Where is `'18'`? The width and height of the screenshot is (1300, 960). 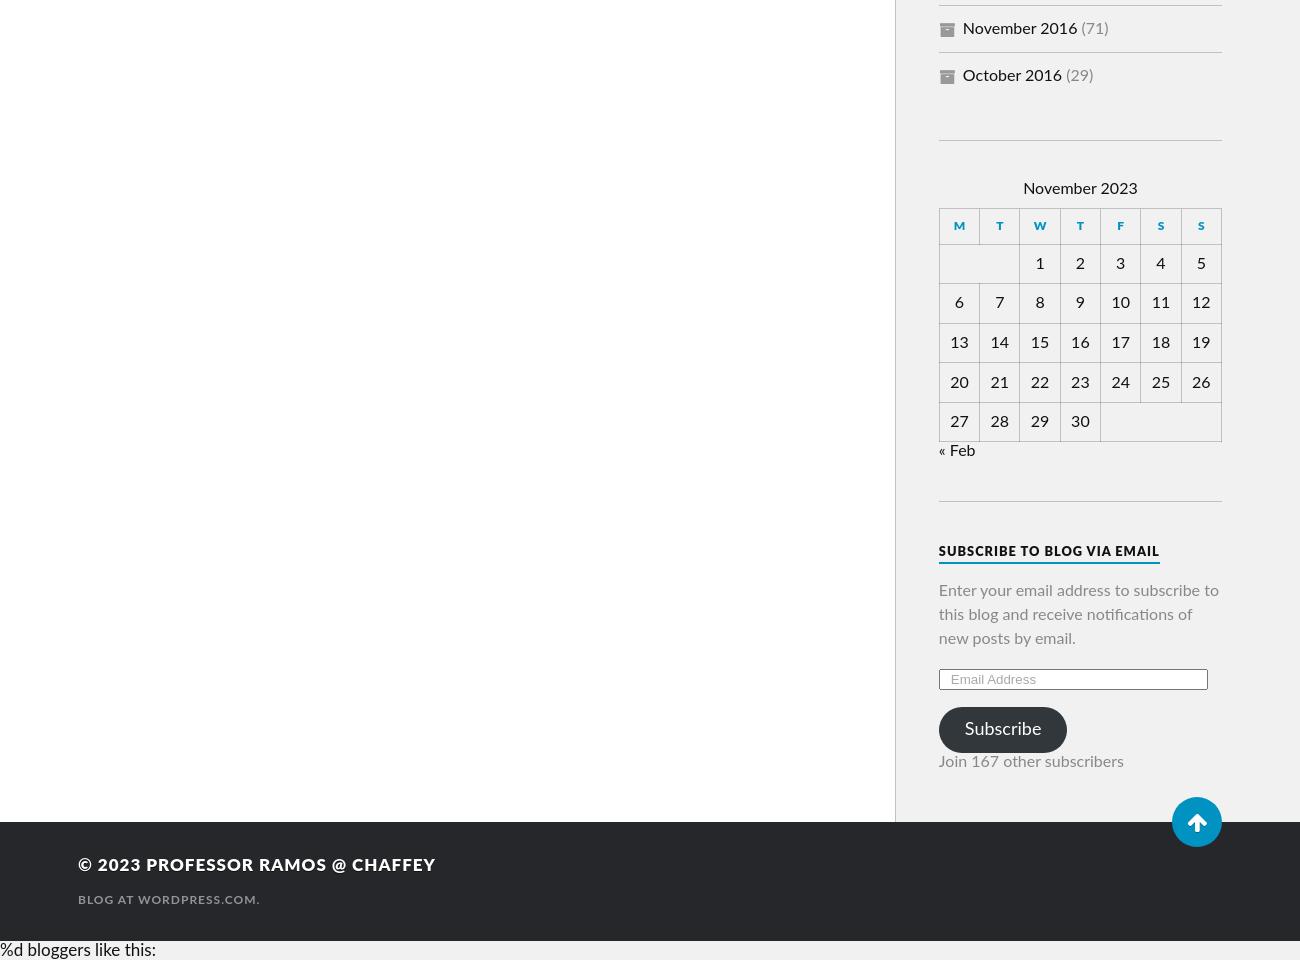 '18' is located at coordinates (1160, 341).